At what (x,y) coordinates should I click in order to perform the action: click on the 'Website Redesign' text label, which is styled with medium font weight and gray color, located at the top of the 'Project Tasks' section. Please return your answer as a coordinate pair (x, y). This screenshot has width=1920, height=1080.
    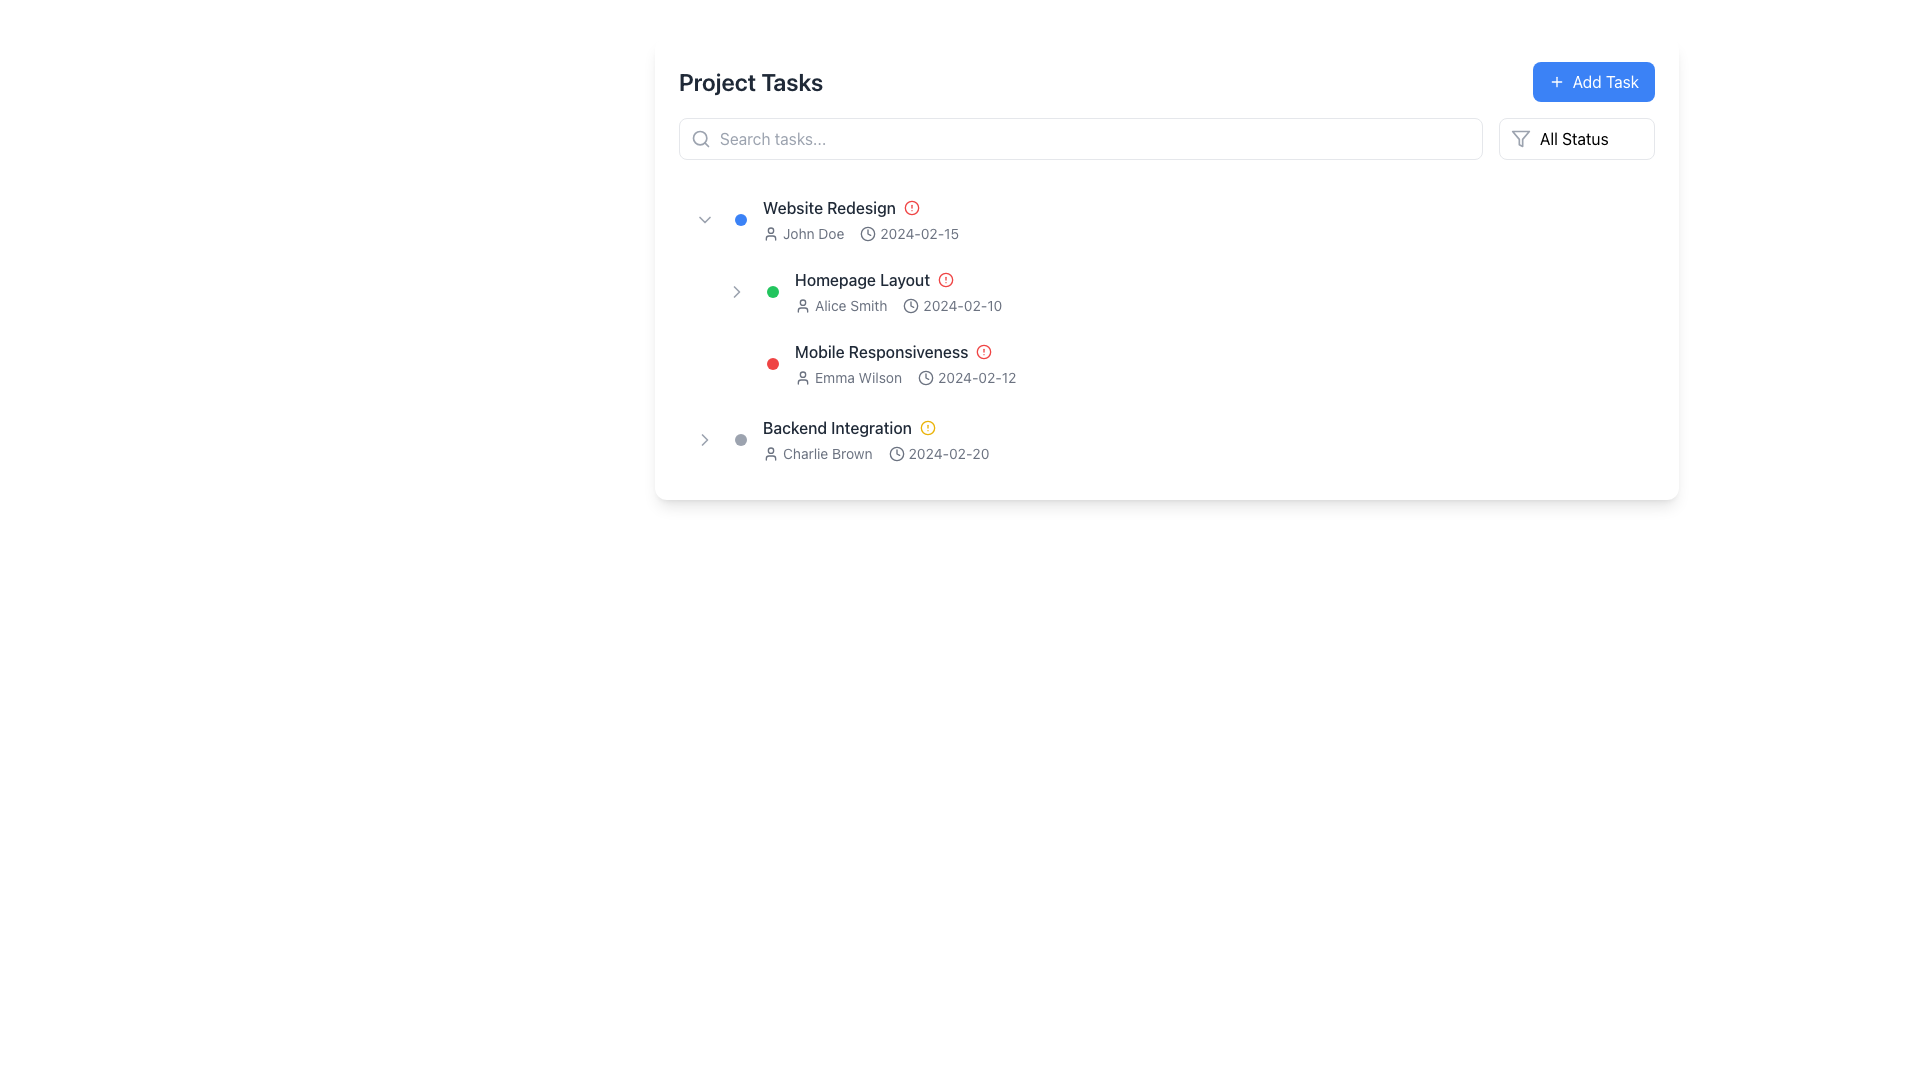
    Looking at the image, I should click on (829, 208).